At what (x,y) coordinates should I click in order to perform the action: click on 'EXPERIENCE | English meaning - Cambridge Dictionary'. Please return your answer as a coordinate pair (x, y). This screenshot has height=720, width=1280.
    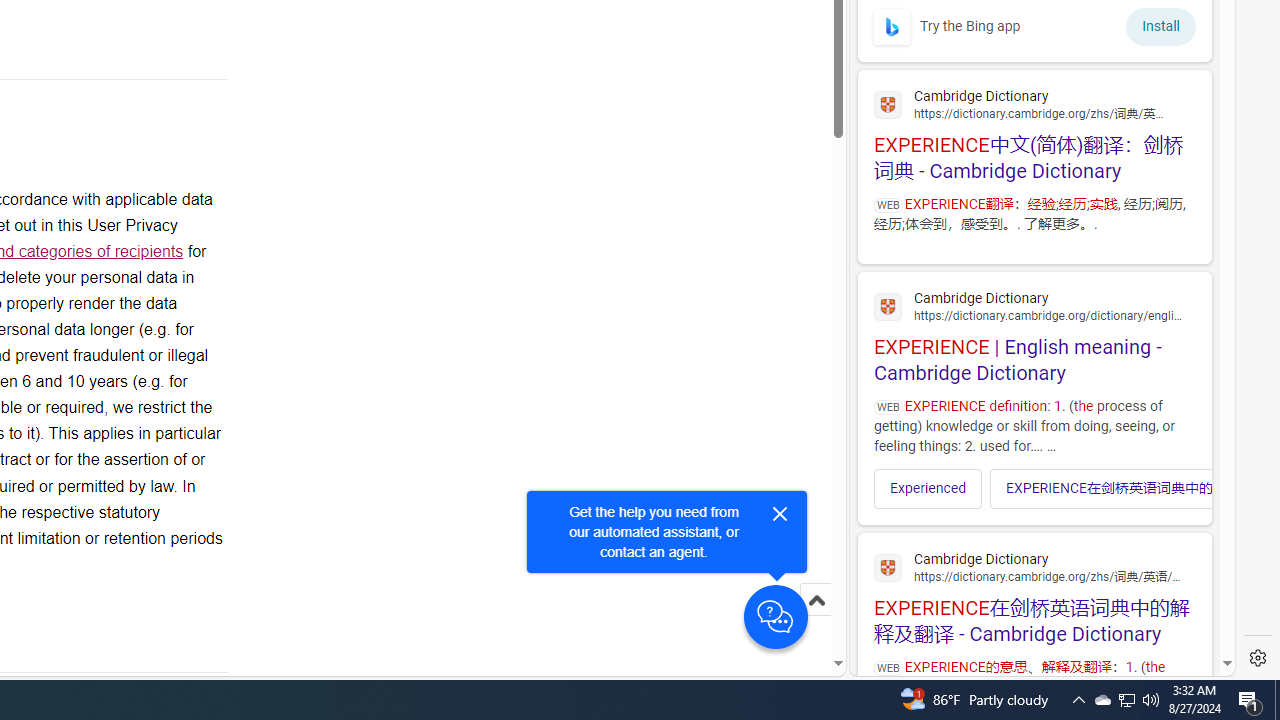
    Looking at the image, I should click on (1034, 333).